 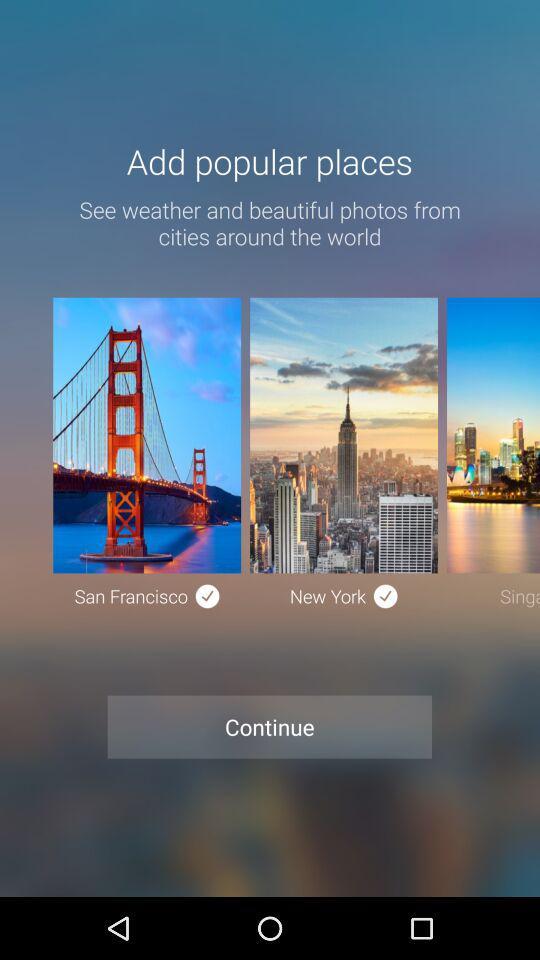 I want to click on the icon right beside of new york, so click(x=385, y=596).